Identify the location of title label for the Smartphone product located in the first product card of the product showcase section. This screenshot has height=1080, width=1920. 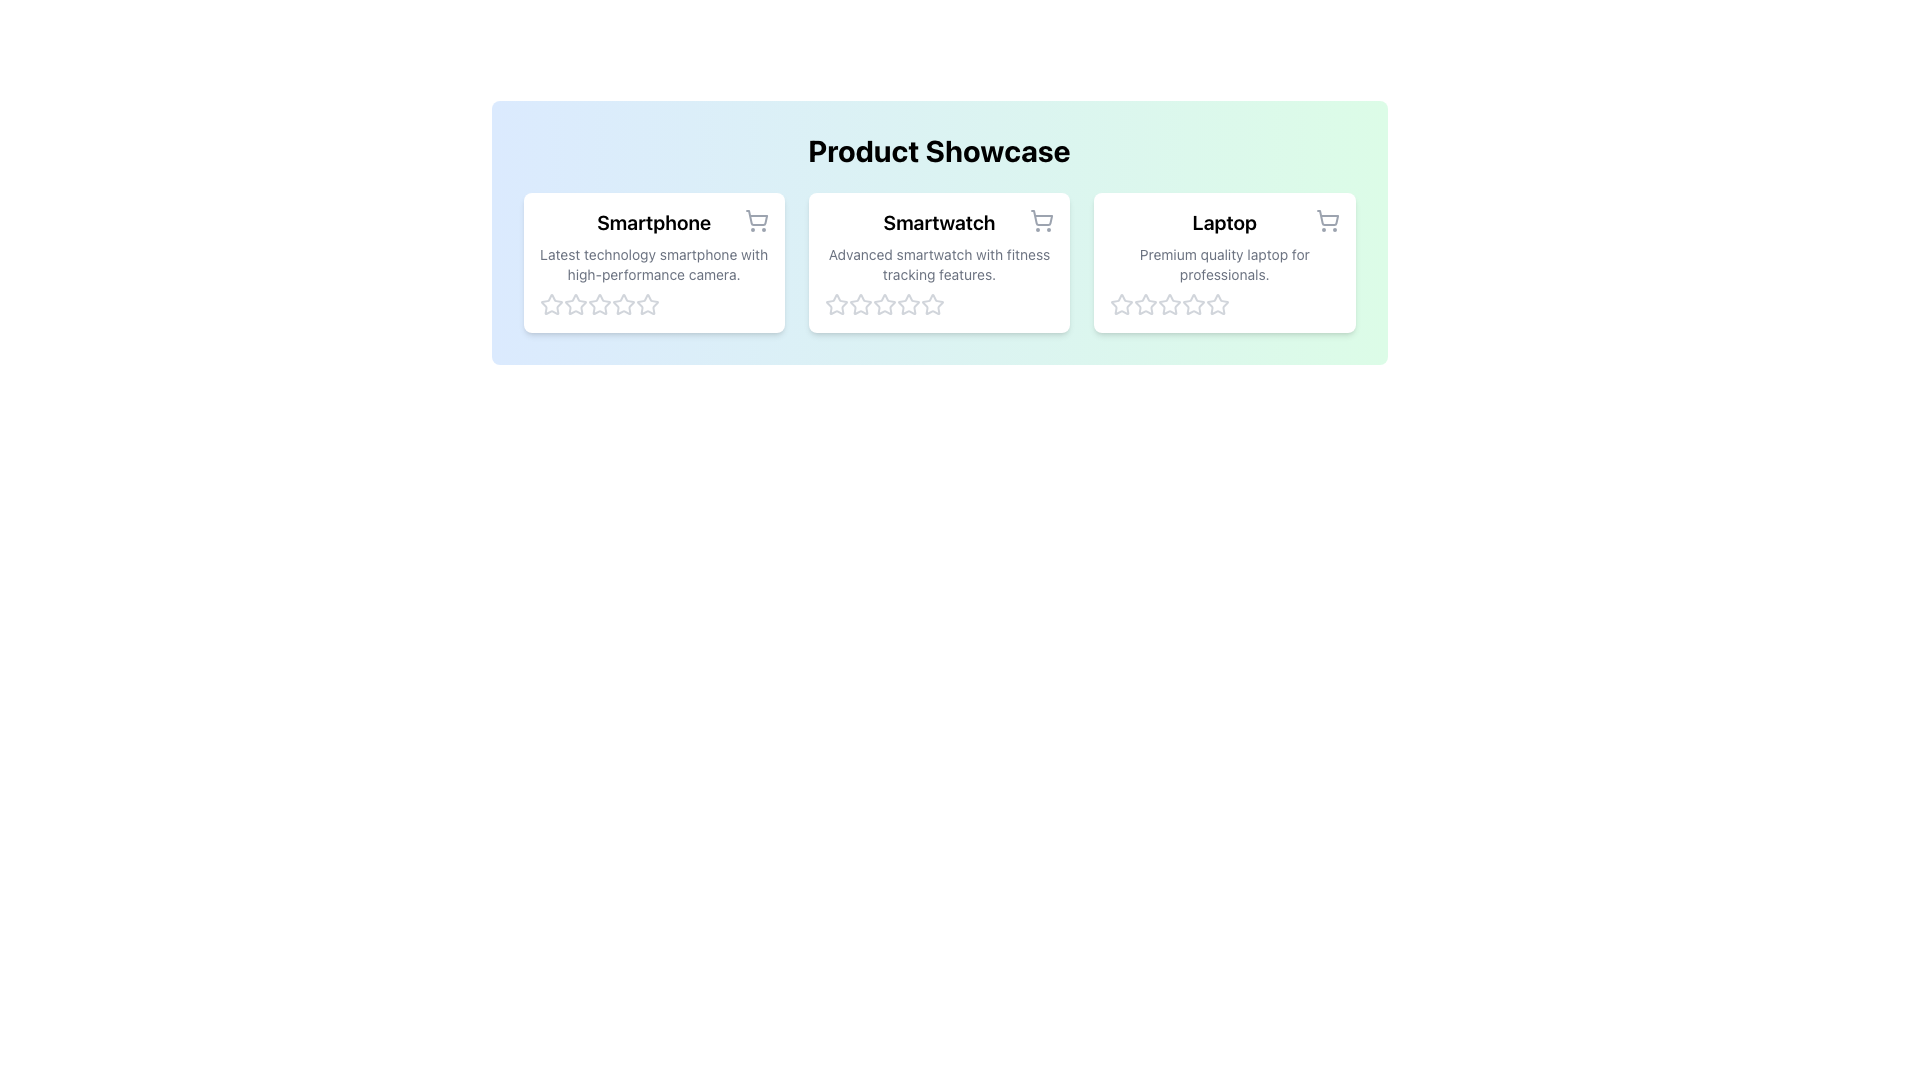
(654, 223).